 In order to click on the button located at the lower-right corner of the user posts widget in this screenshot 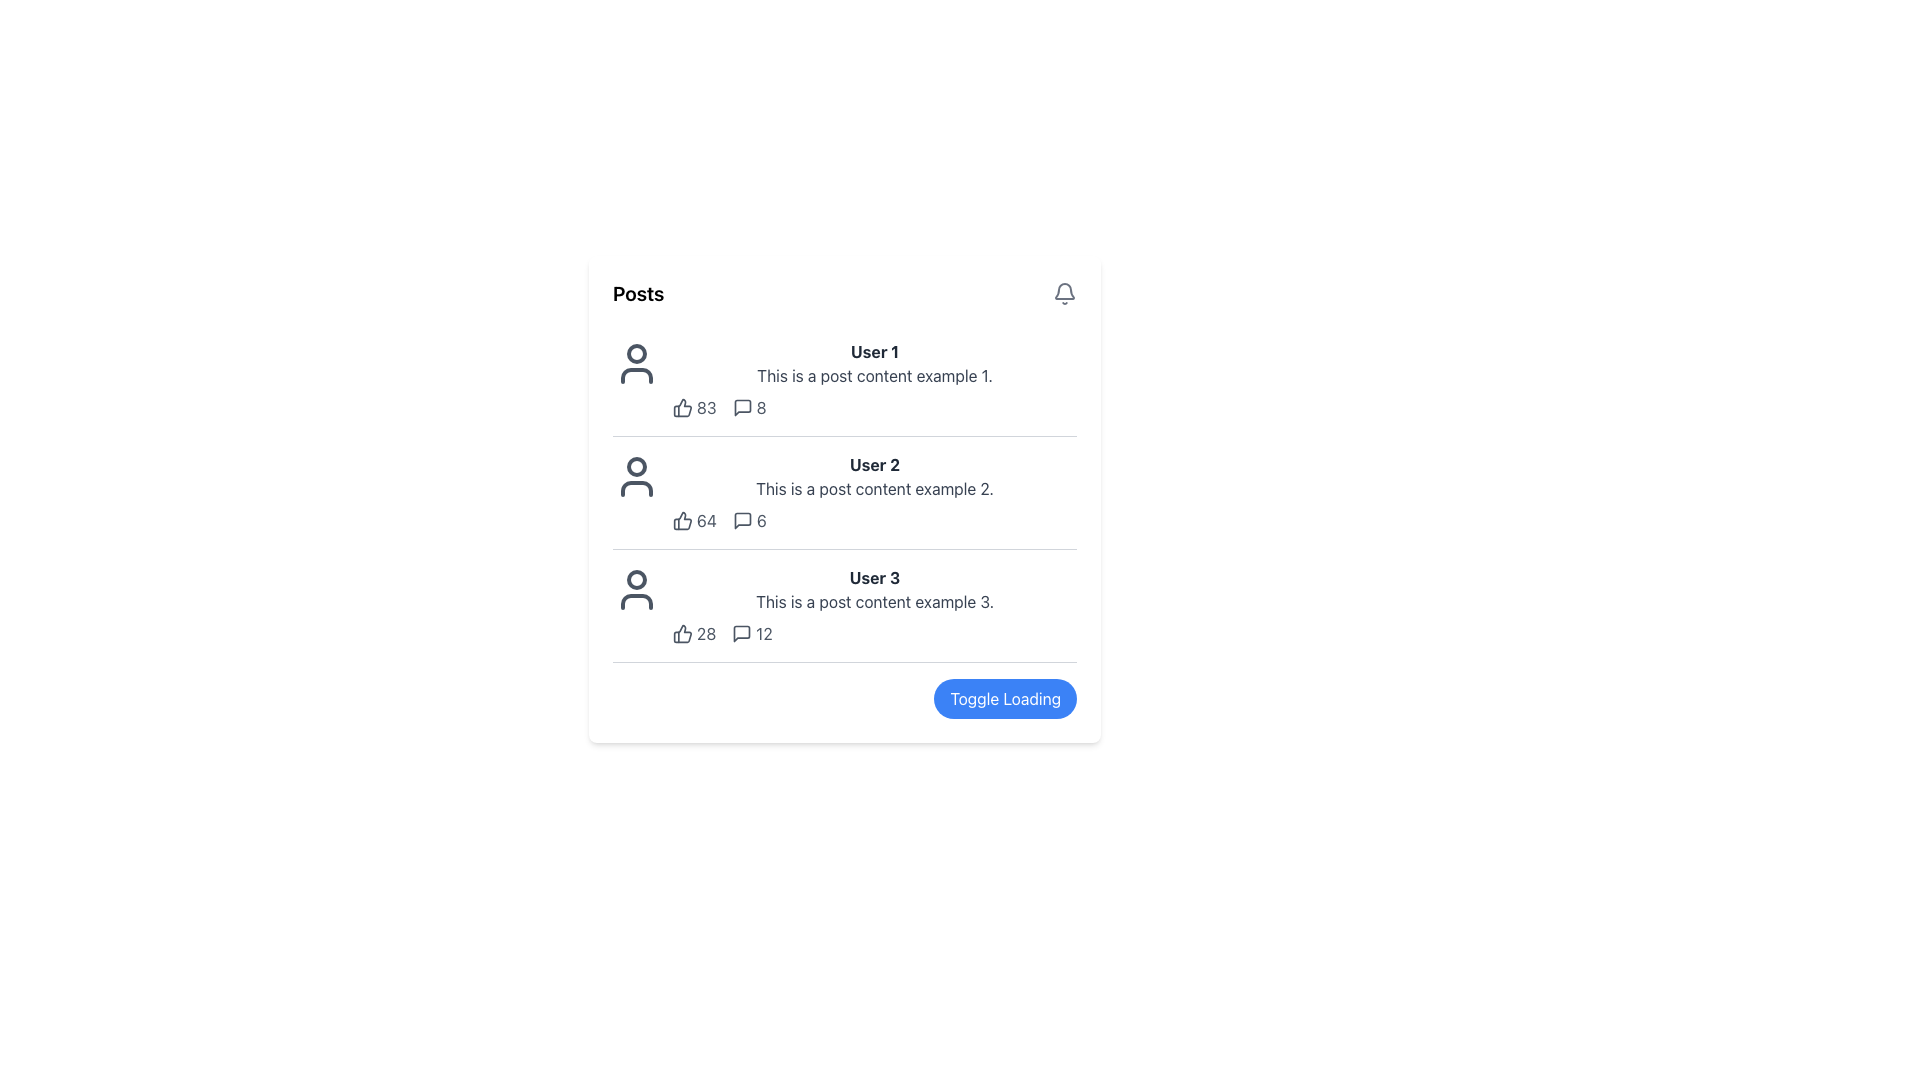, I will do `click(1005, 697)`.